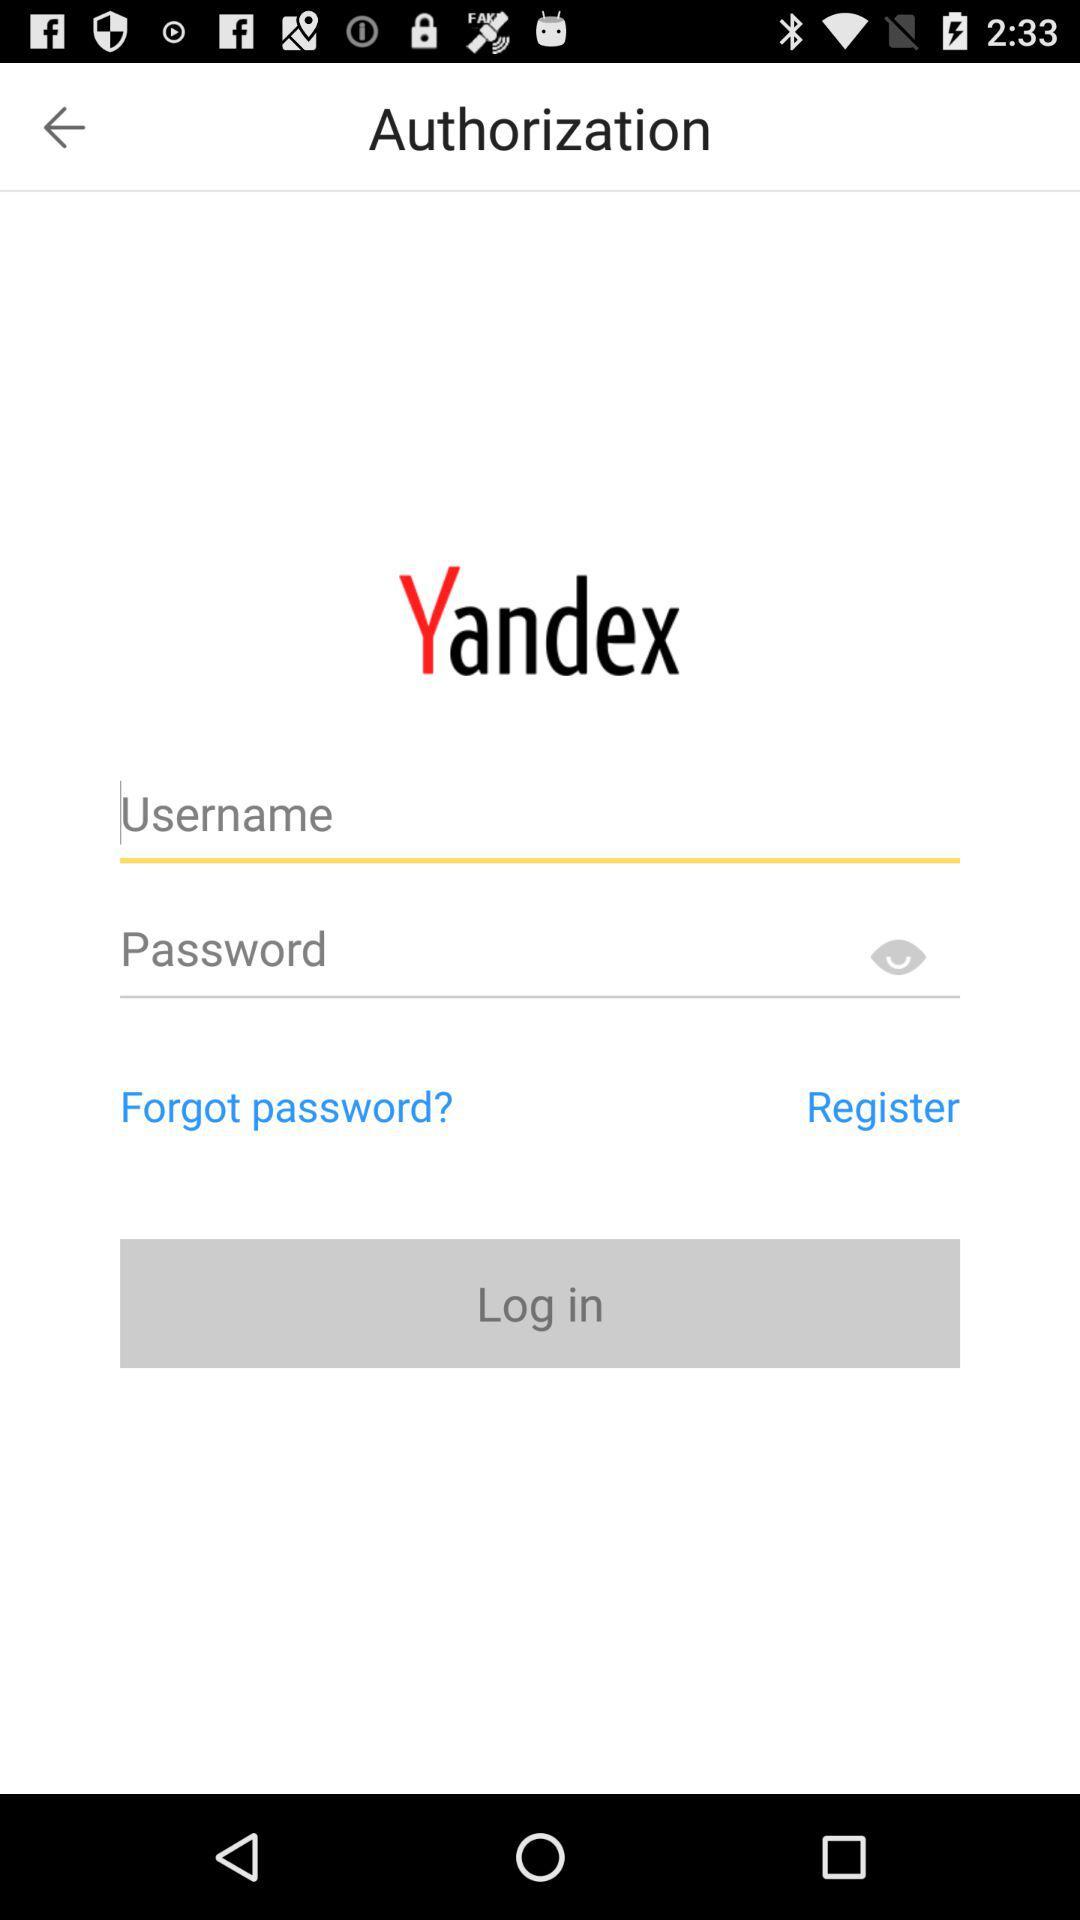  What do you see at coordinates (63, 126) in the screenshot?
I see `item next to authorization` at bounding box center [63, 126].